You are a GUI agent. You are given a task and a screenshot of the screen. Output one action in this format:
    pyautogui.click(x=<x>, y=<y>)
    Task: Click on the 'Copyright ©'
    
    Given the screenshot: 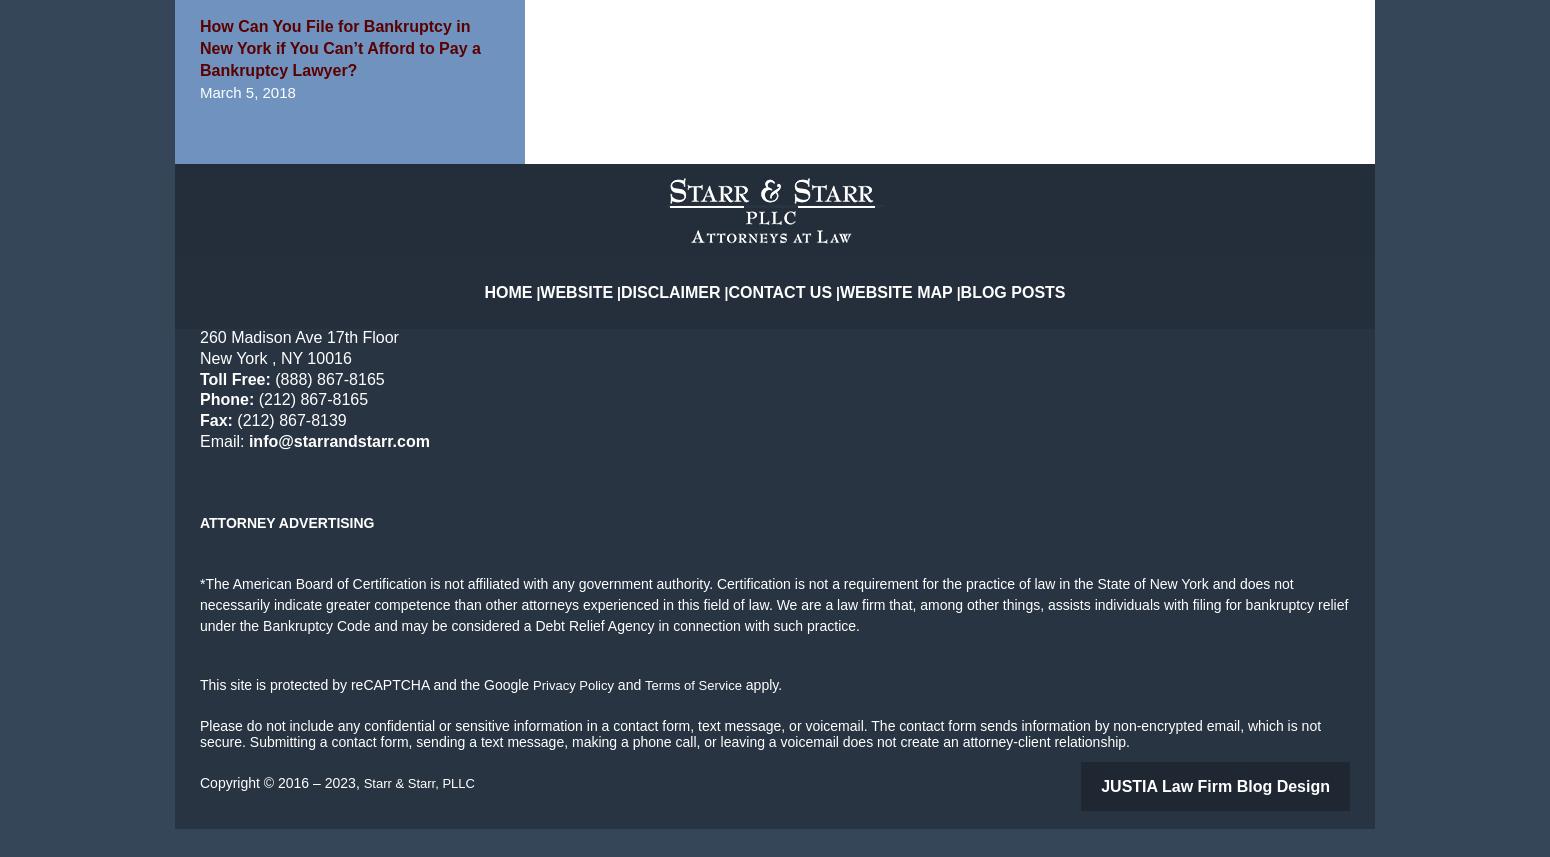 What is the action you would take?
    pyautogui.click(x=236, y=813)
    